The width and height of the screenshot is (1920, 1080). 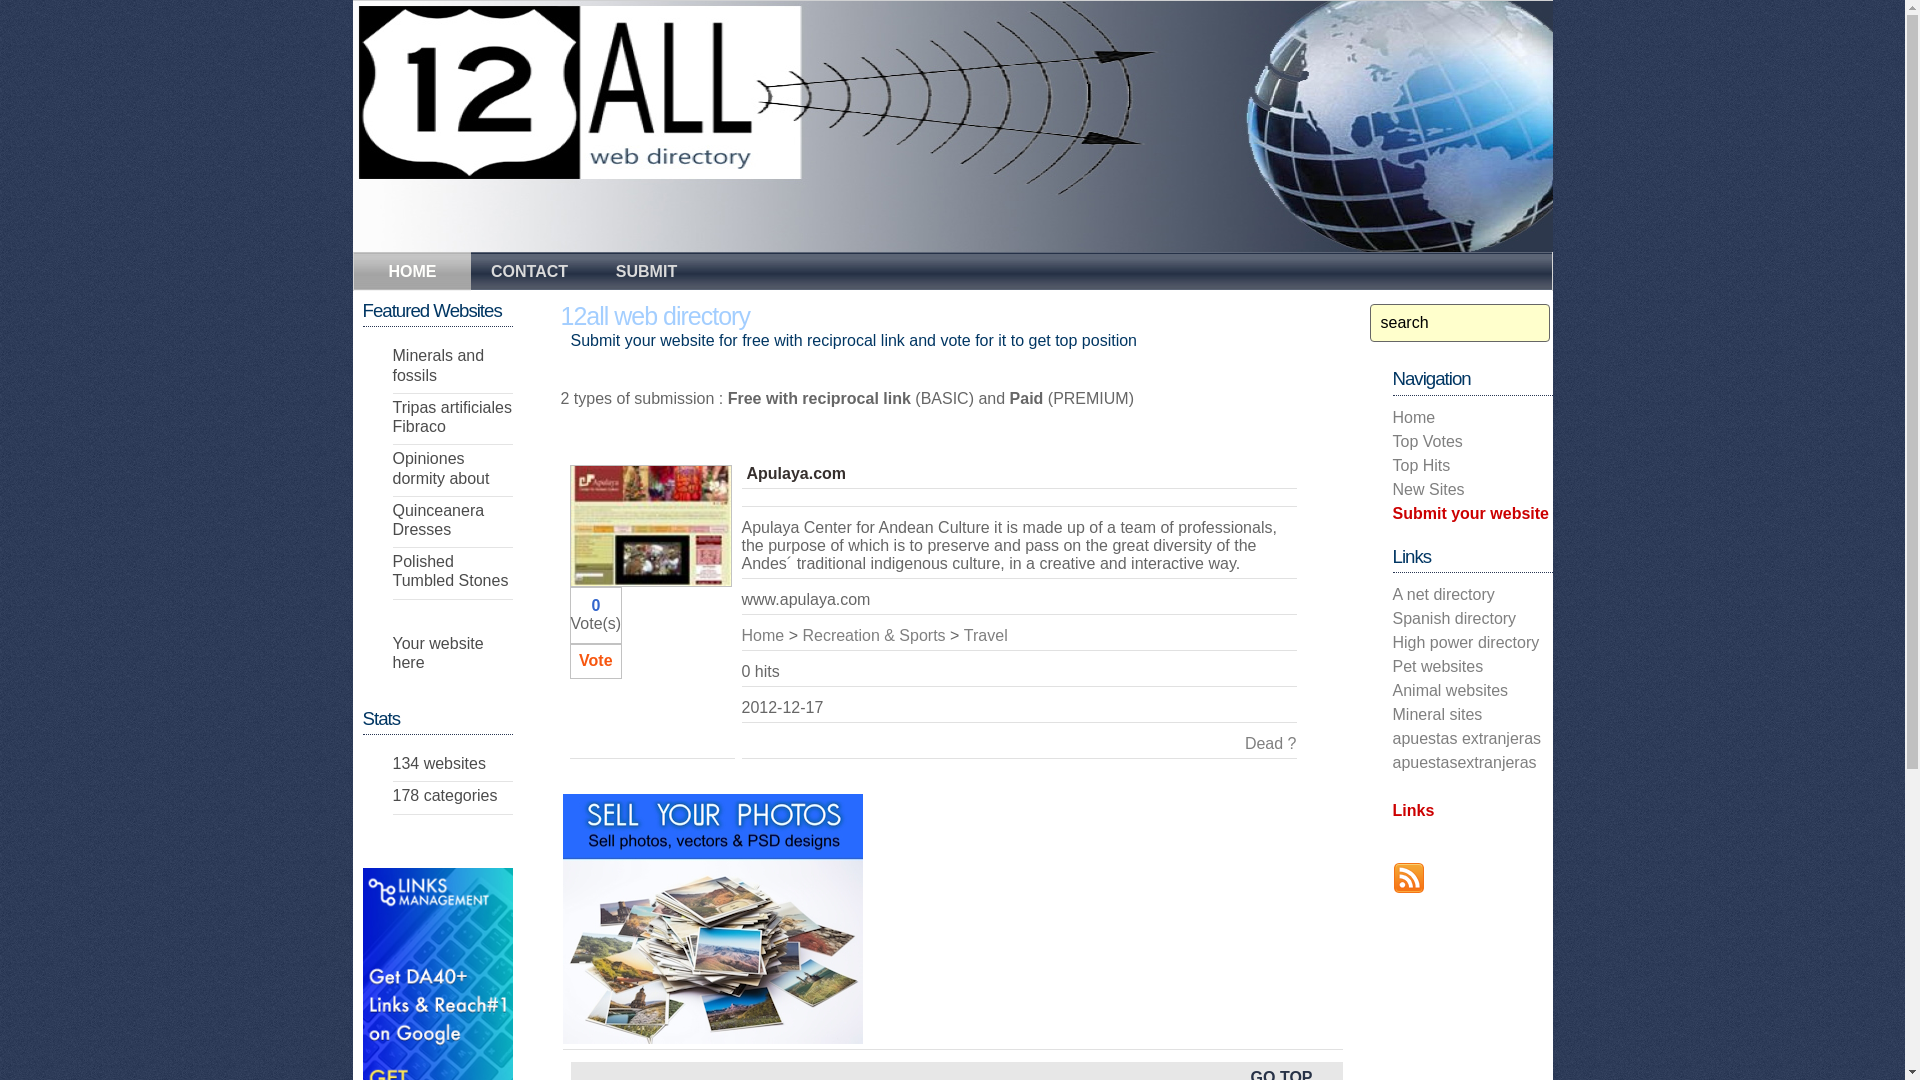 What do you see at coordinates (439, 467) in the screenshot?
I see `'Opiniones dormity about'` at bounding box center [439, 467].